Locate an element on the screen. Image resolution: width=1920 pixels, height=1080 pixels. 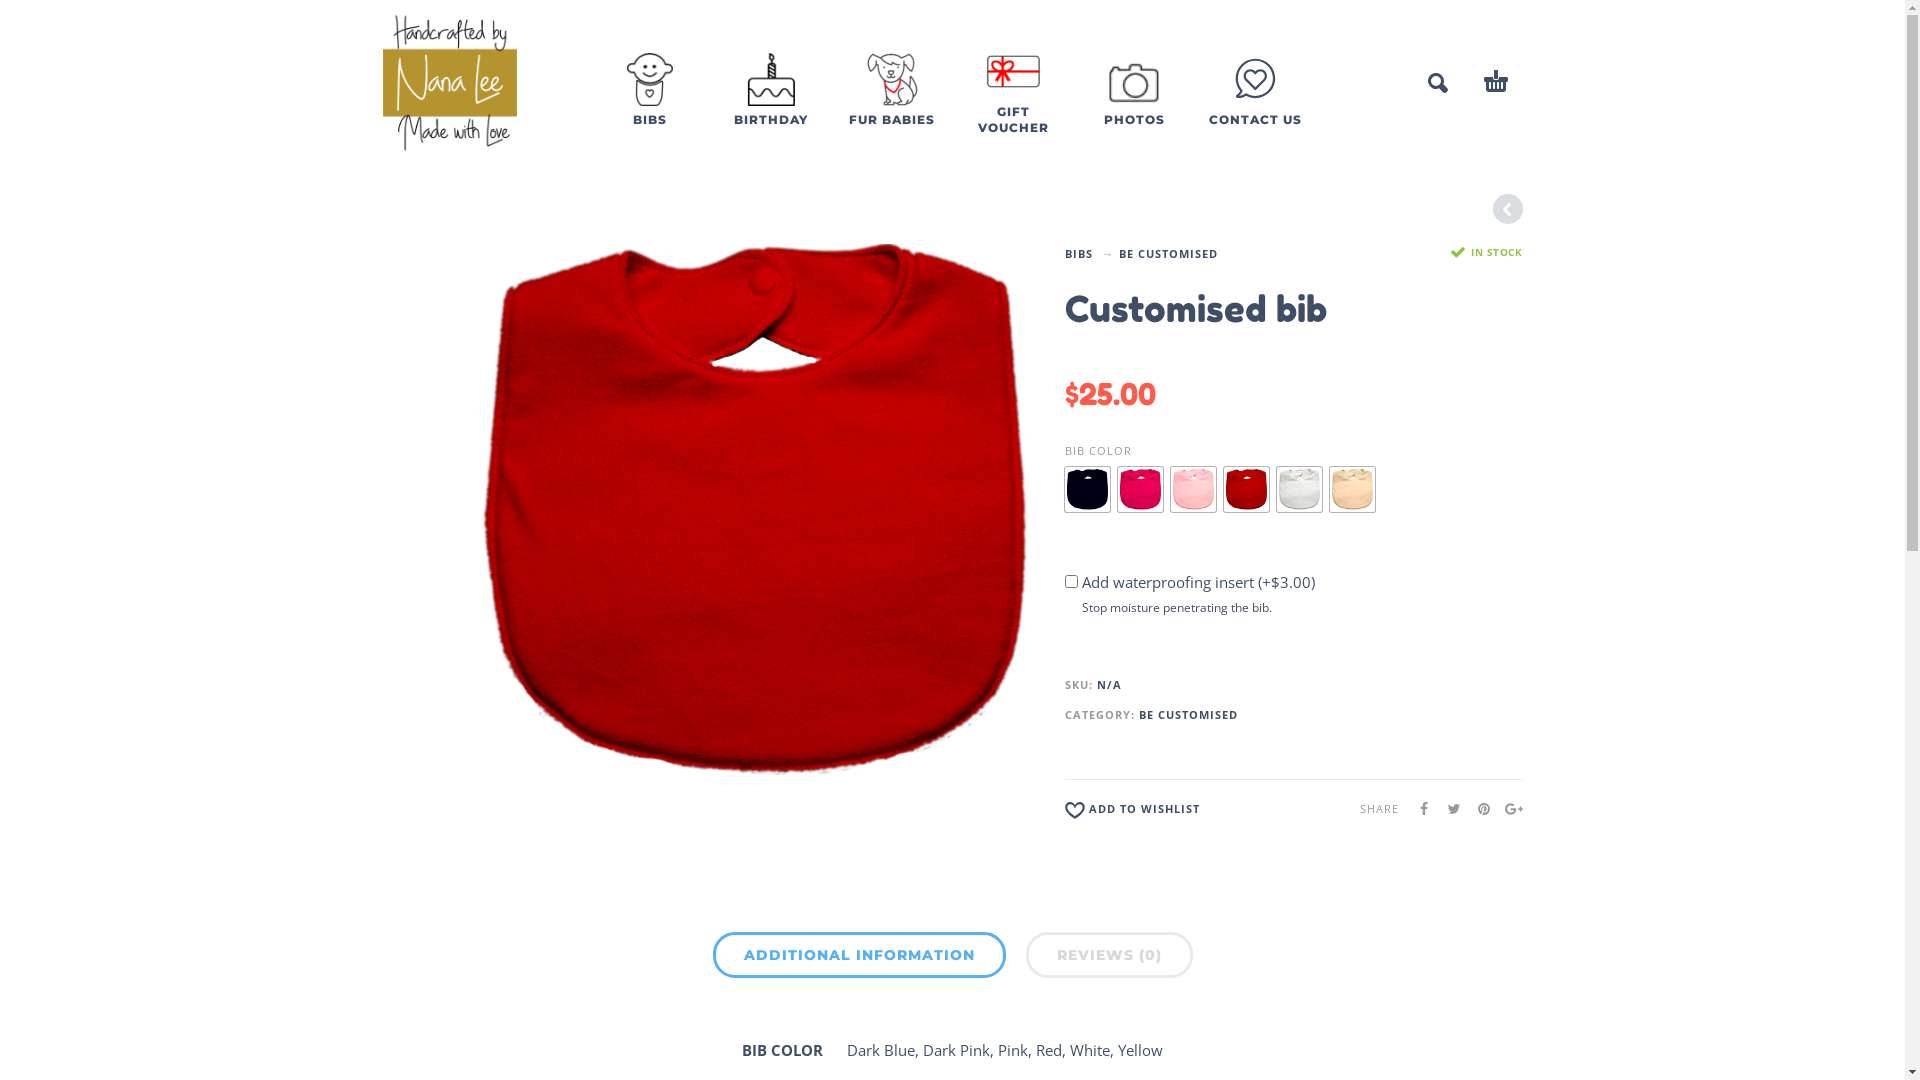
'REVIEWS (0)' is located at coordinates (1108, 954).